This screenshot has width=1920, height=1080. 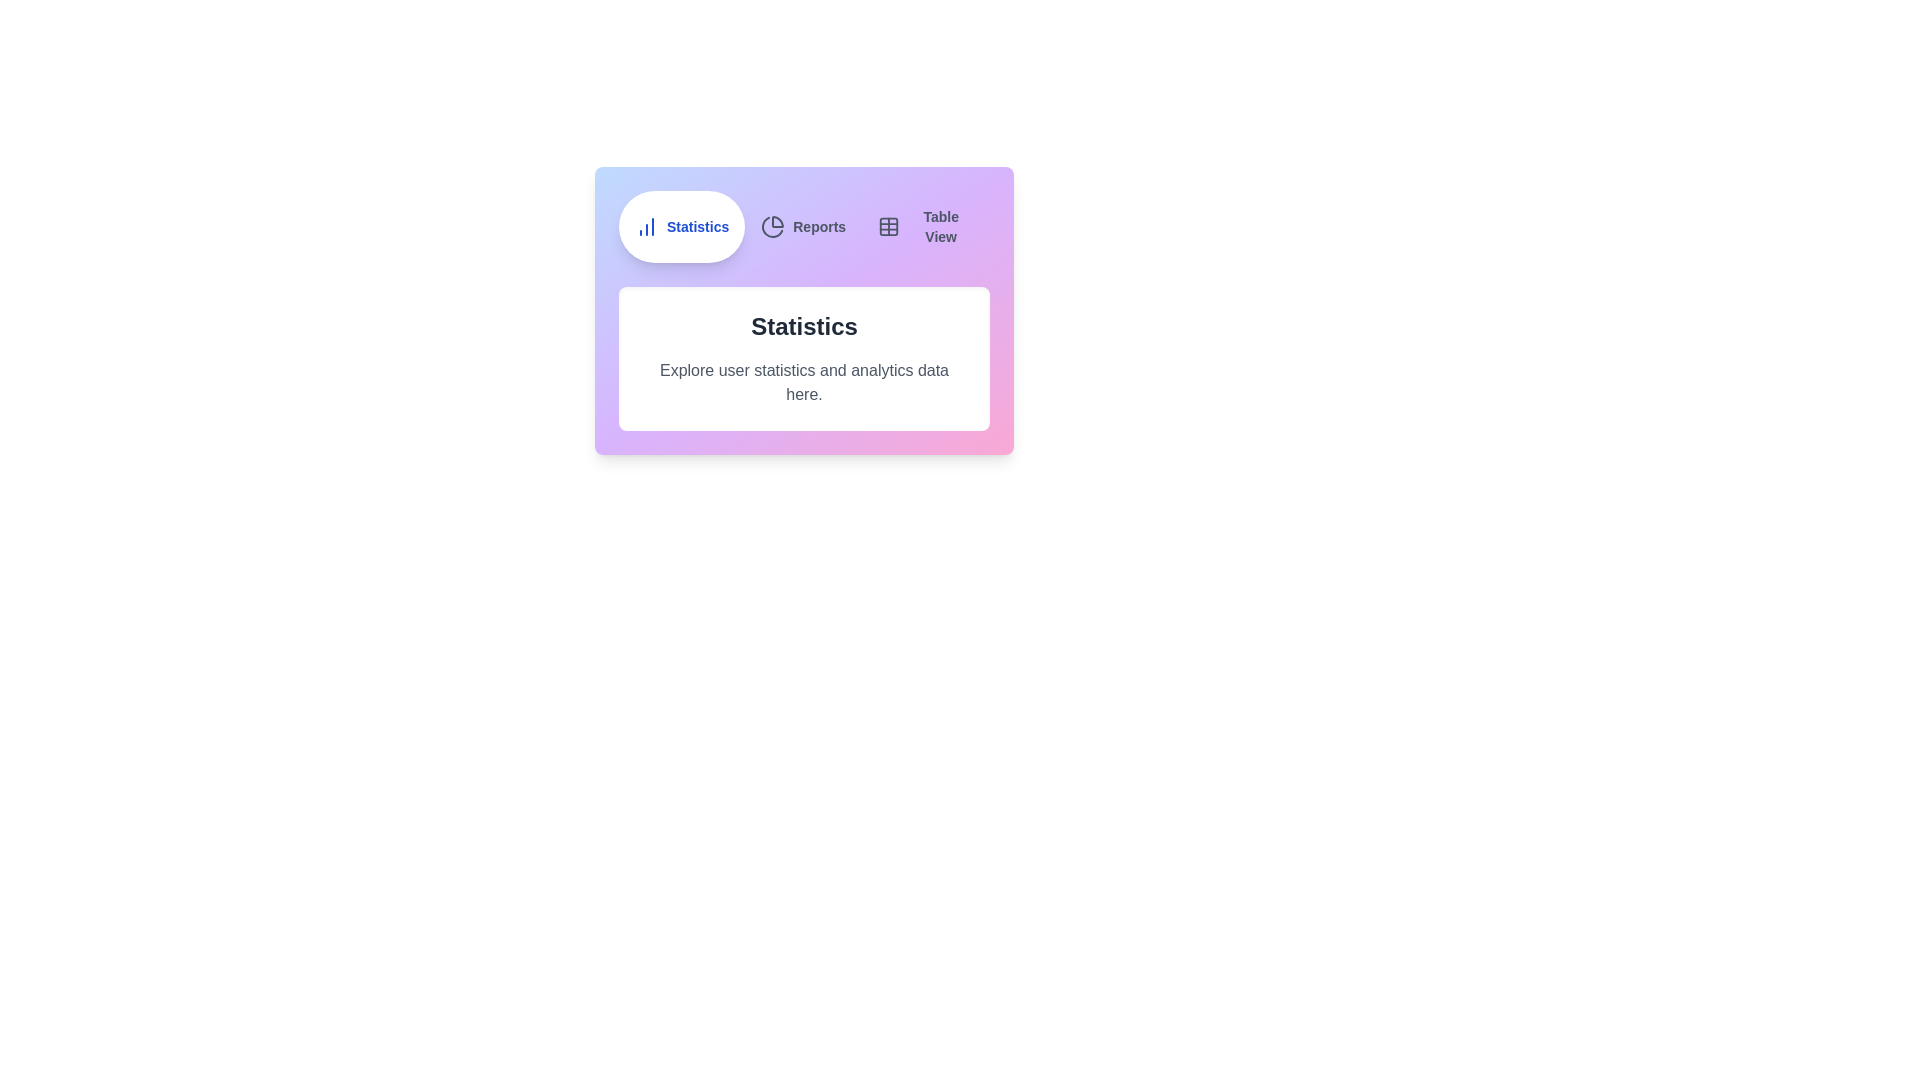 What do you see at coordinates (803, 226) in the screenshot?
I see `the tab labeled 'Reports'` at bounding box center [803, 226].